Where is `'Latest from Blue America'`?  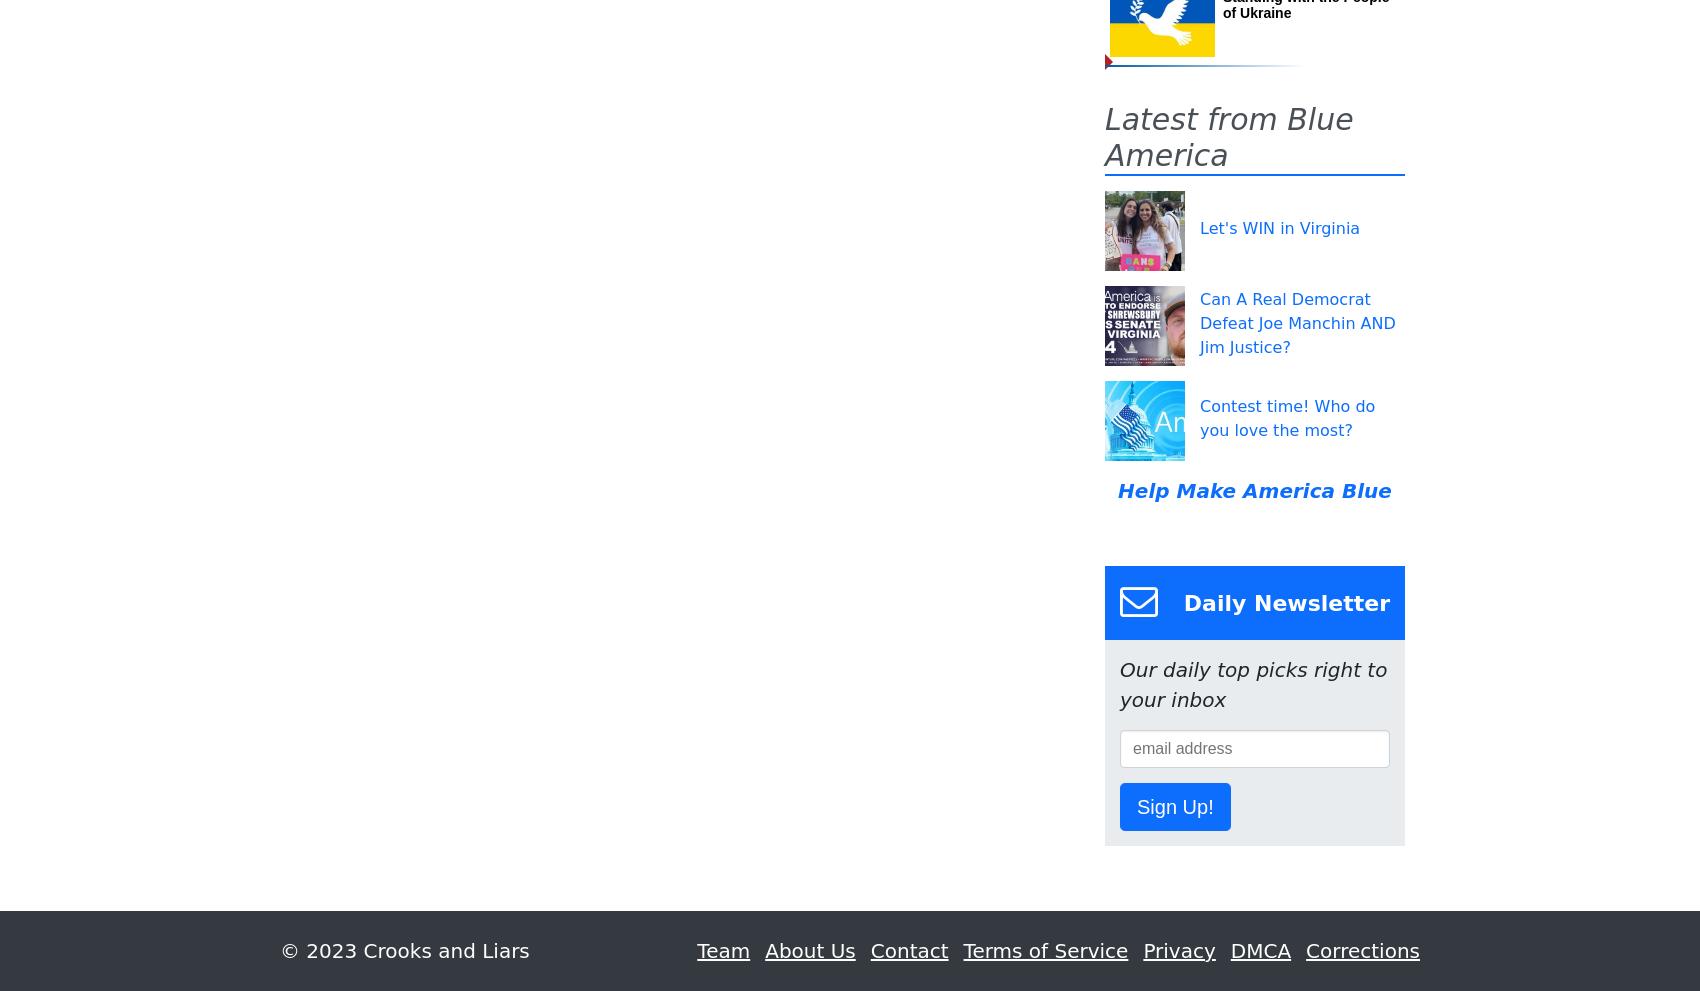 'Latest from Blue America' is located at coordinates (1227, 137).